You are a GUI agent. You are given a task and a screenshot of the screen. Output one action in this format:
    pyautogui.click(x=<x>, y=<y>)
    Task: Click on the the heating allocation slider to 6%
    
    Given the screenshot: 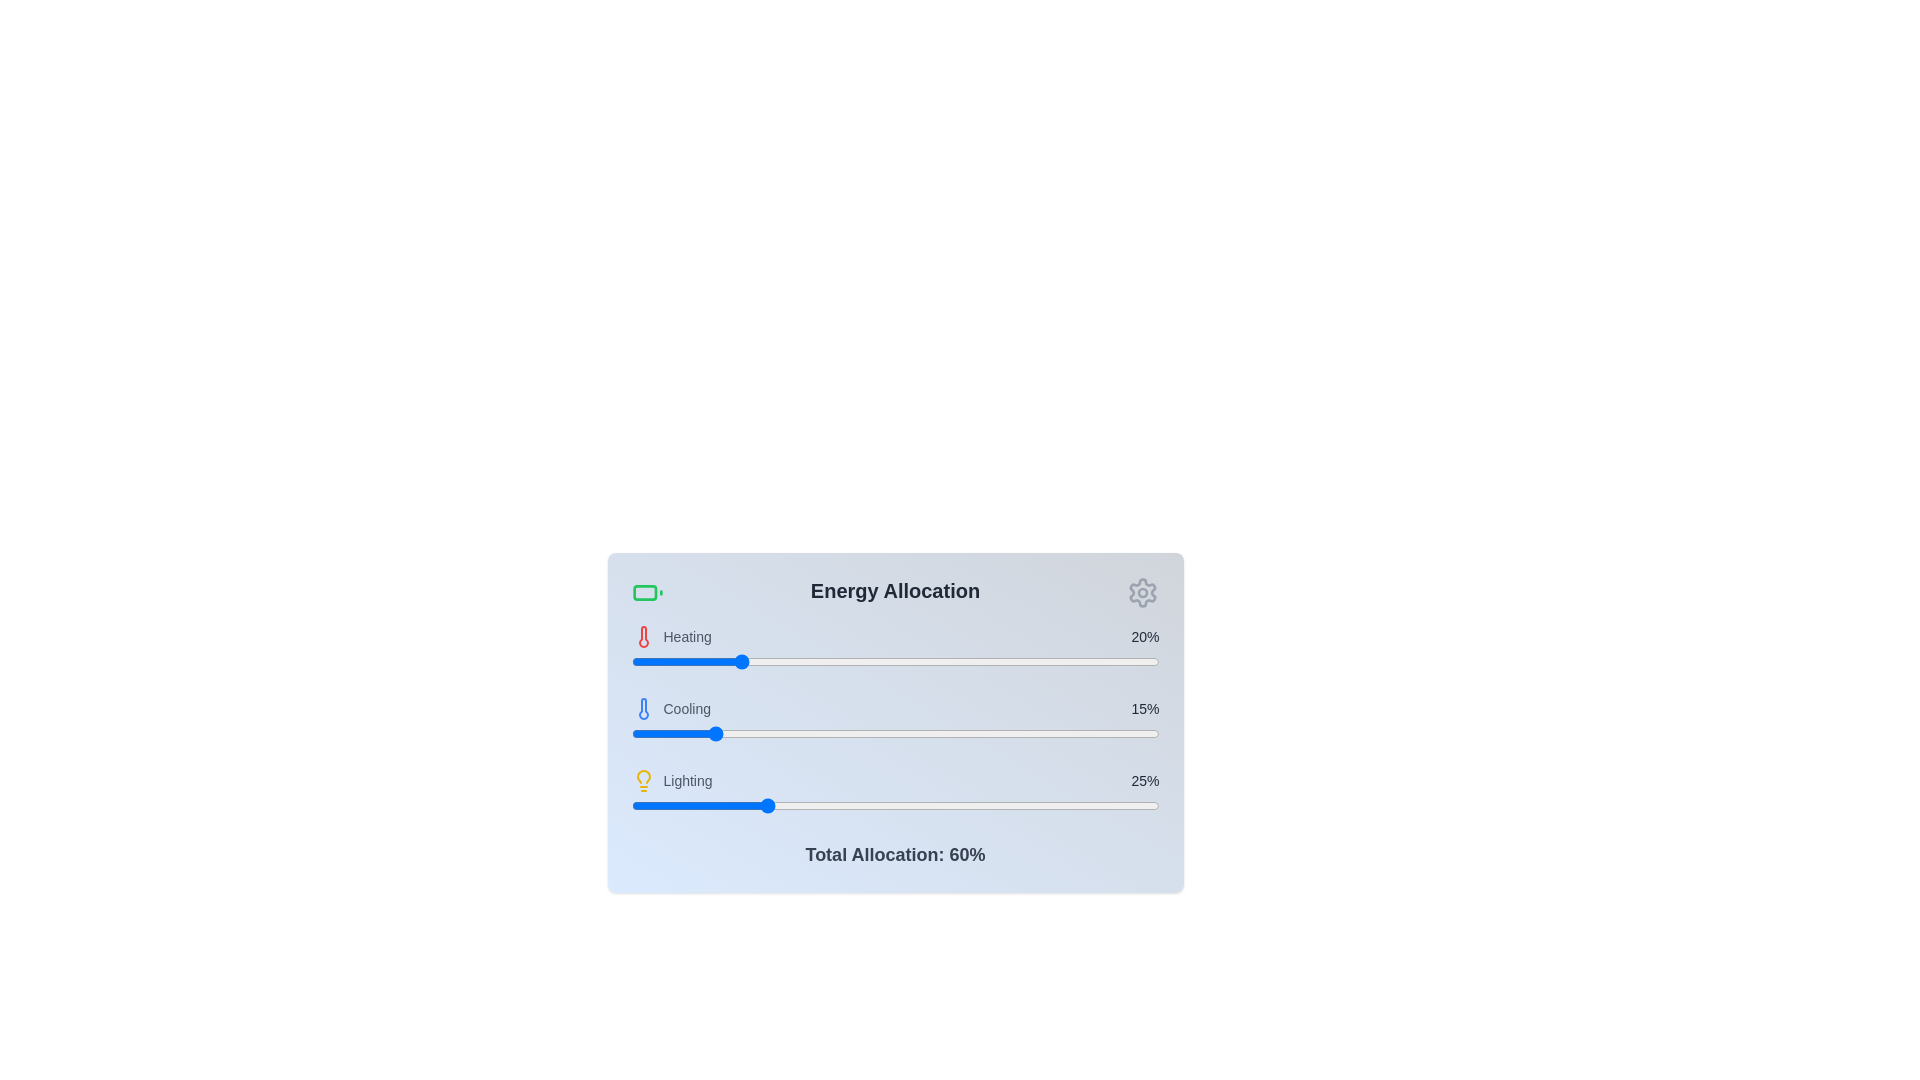 What is the action you would take?
    pyautogui.click(x=663, y=662)
    